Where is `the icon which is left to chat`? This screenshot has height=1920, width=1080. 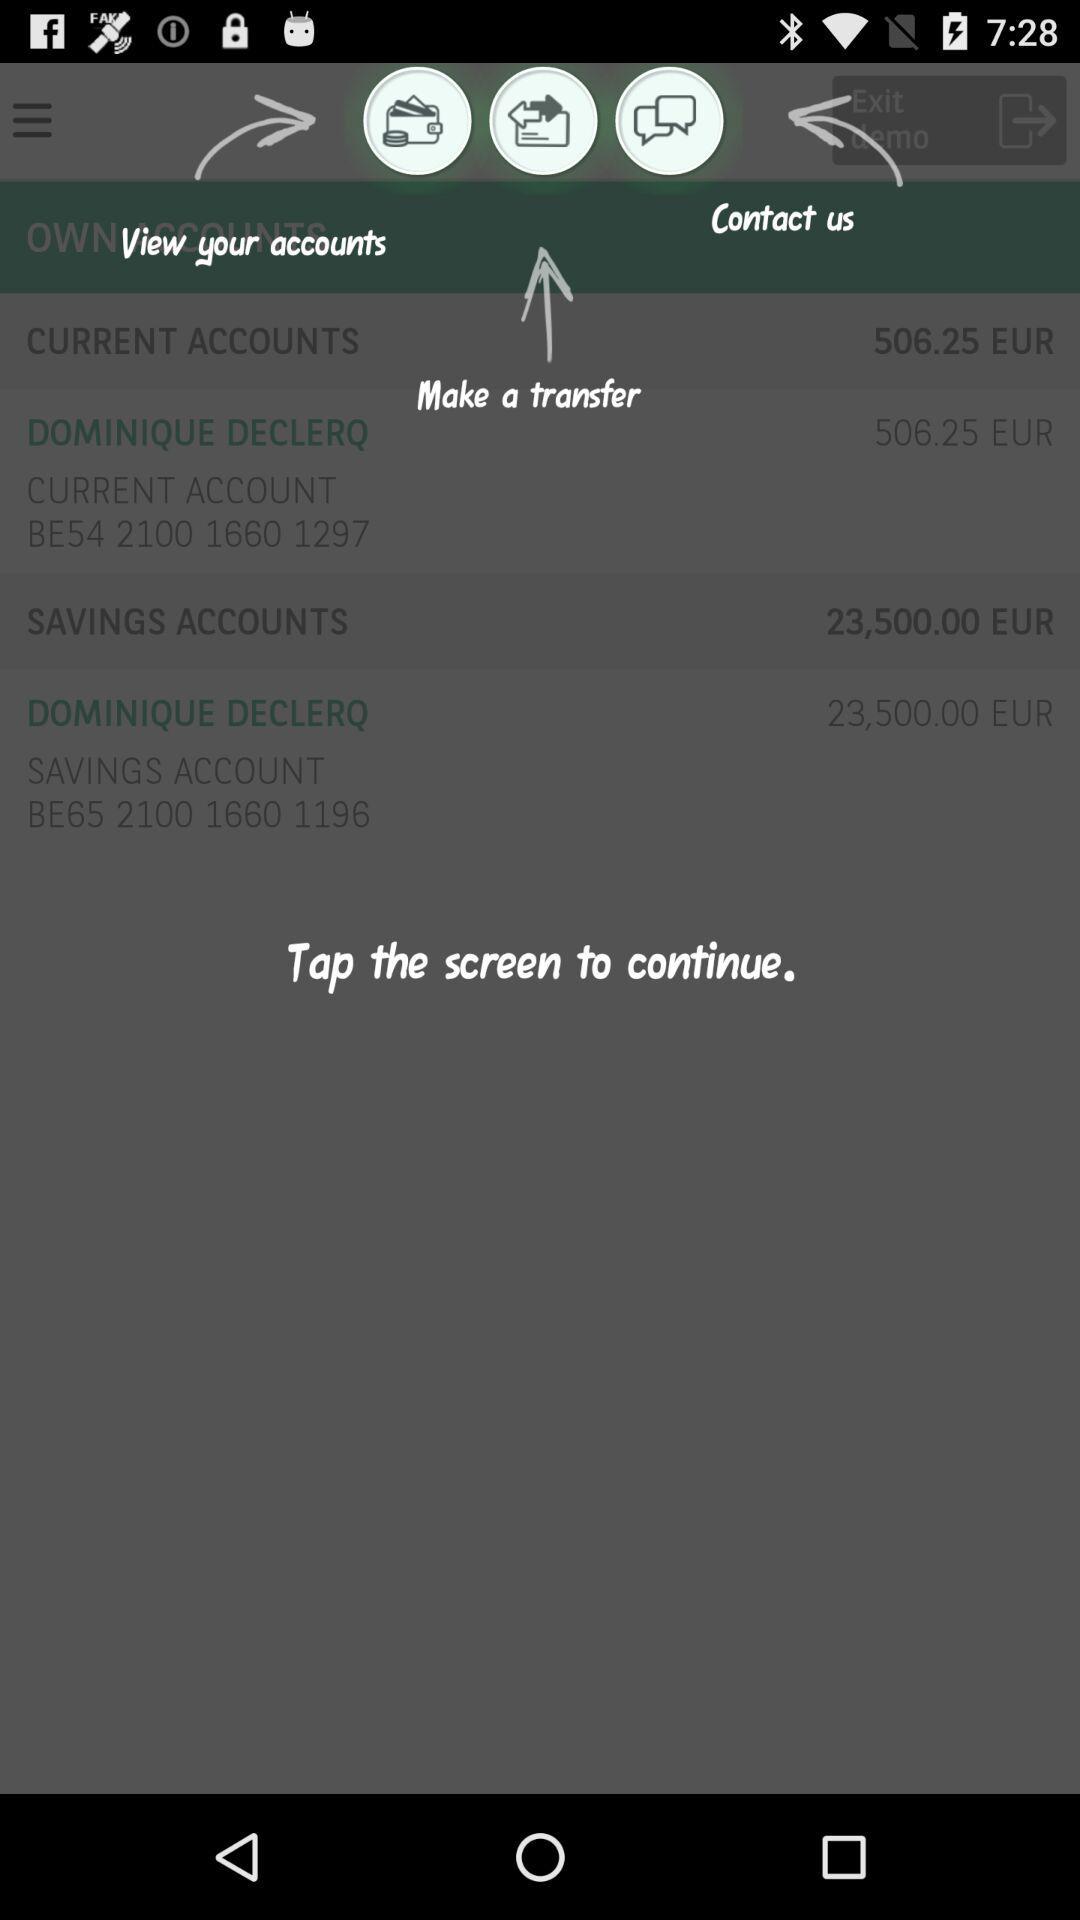
the icon which is left to chat is located at coordinates (538, 119).